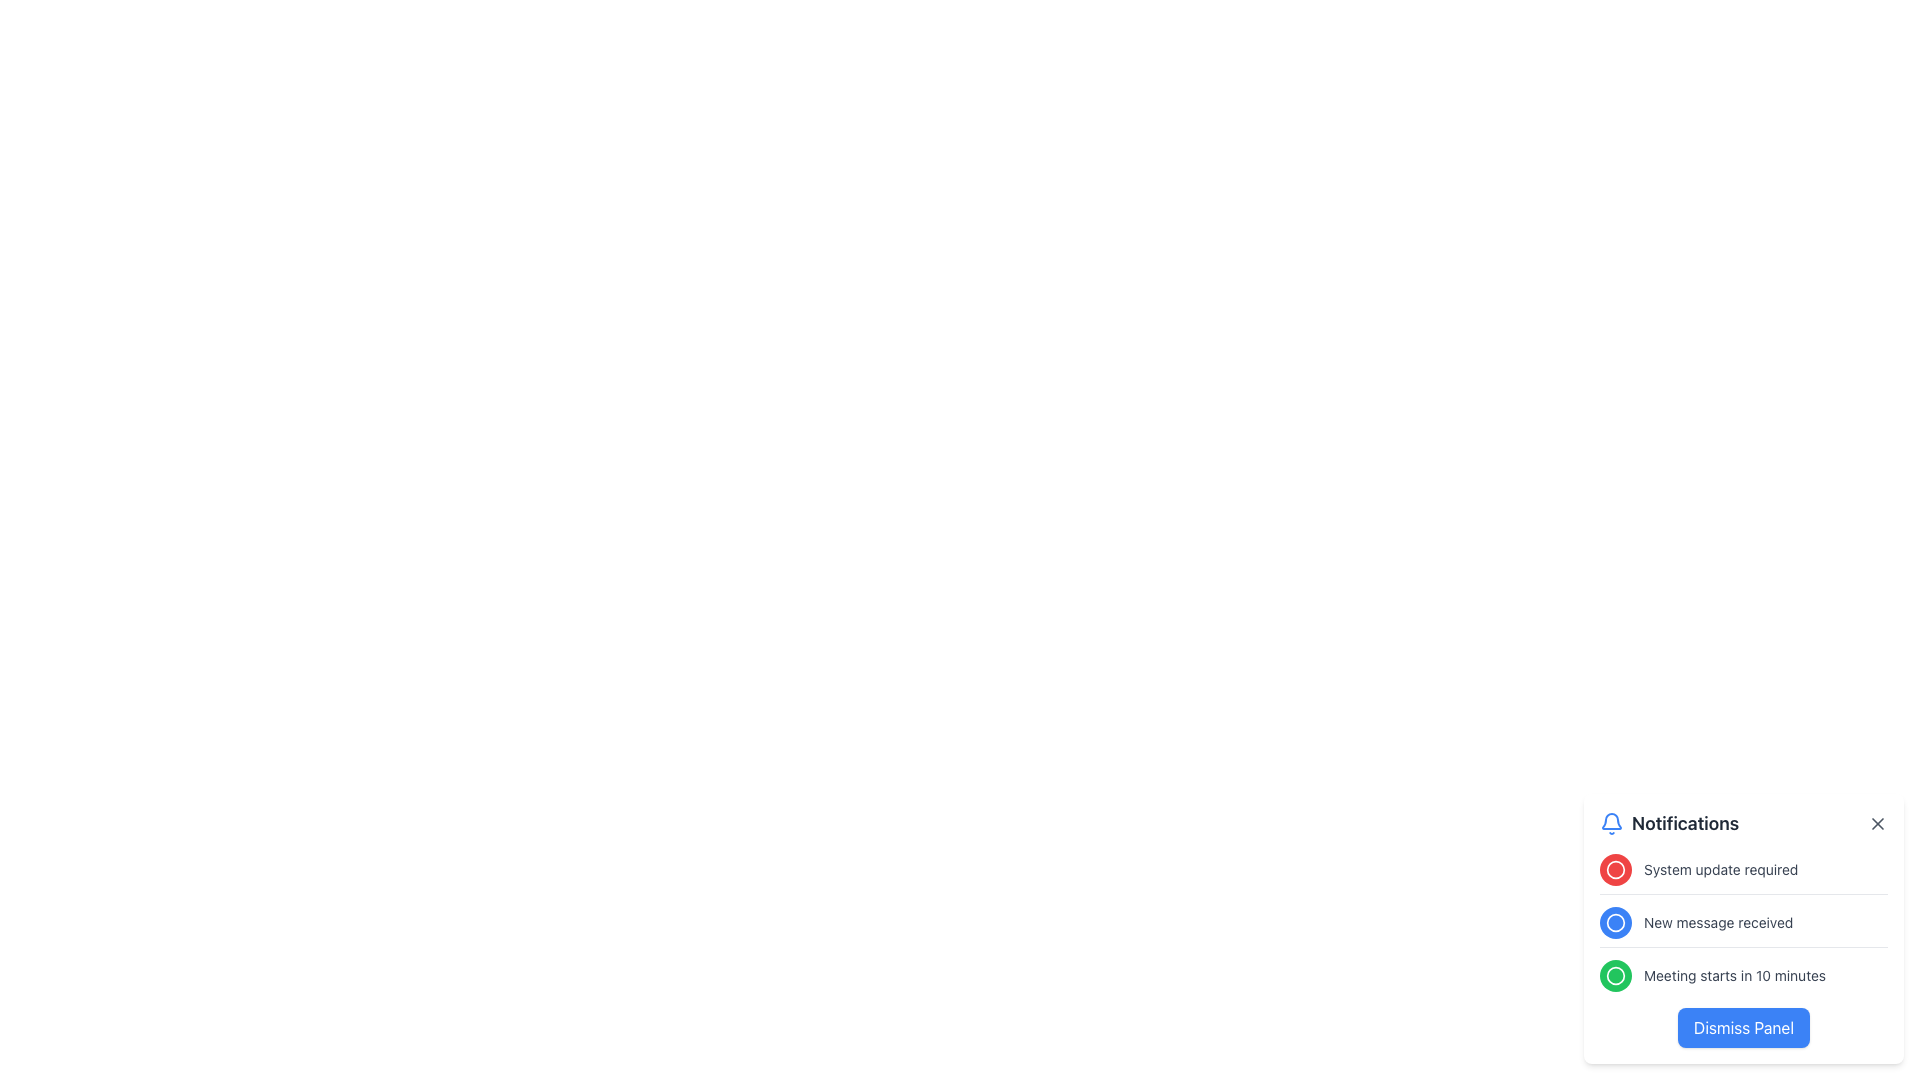 The height and width of the screenshot is (1080, 1920). What do you see at coordinates (1616, 922) in the screenshot?
I see `the informational icon indicating the status of the 'New message received' notification located on the rightmost side of the notification item` at bounding box center [1616, 922].